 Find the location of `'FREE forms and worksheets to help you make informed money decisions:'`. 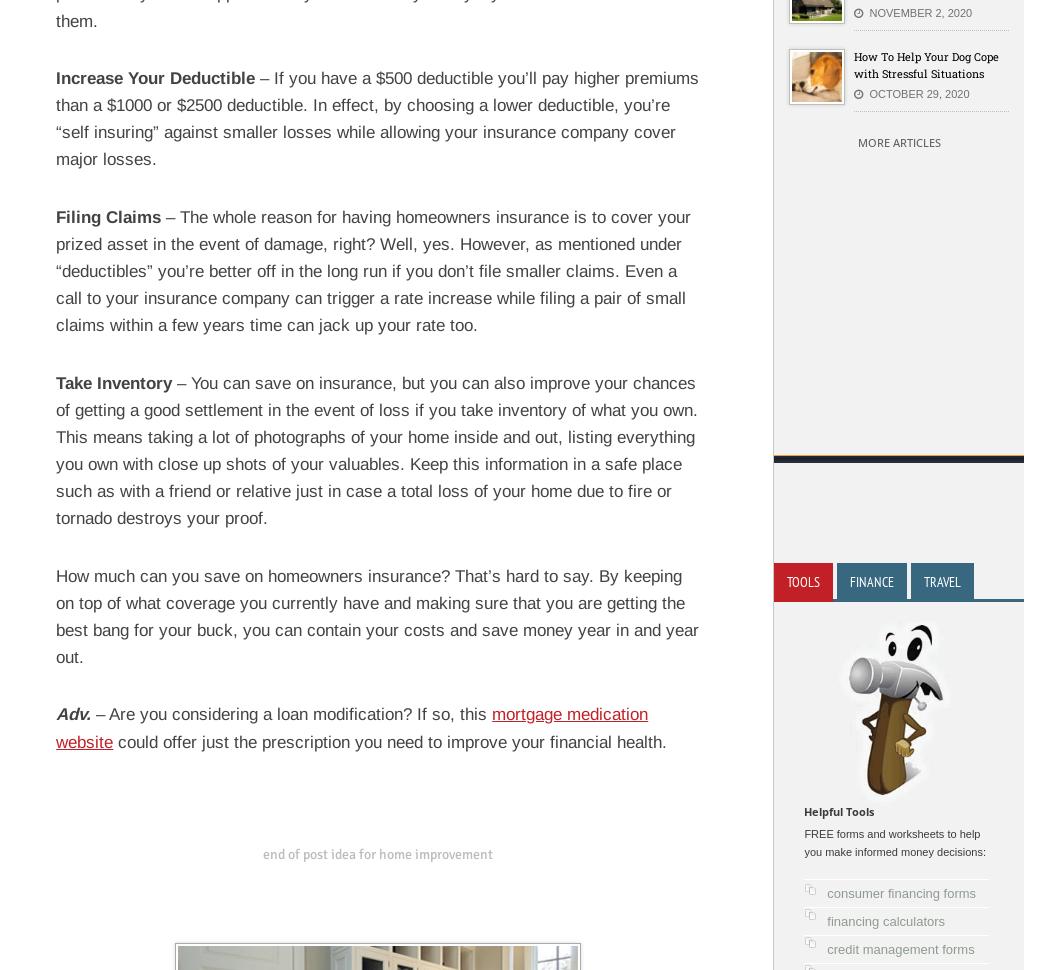

'FREE forms and worksheets to help you make informed money decisions:' is located at coordinates (893, 842).